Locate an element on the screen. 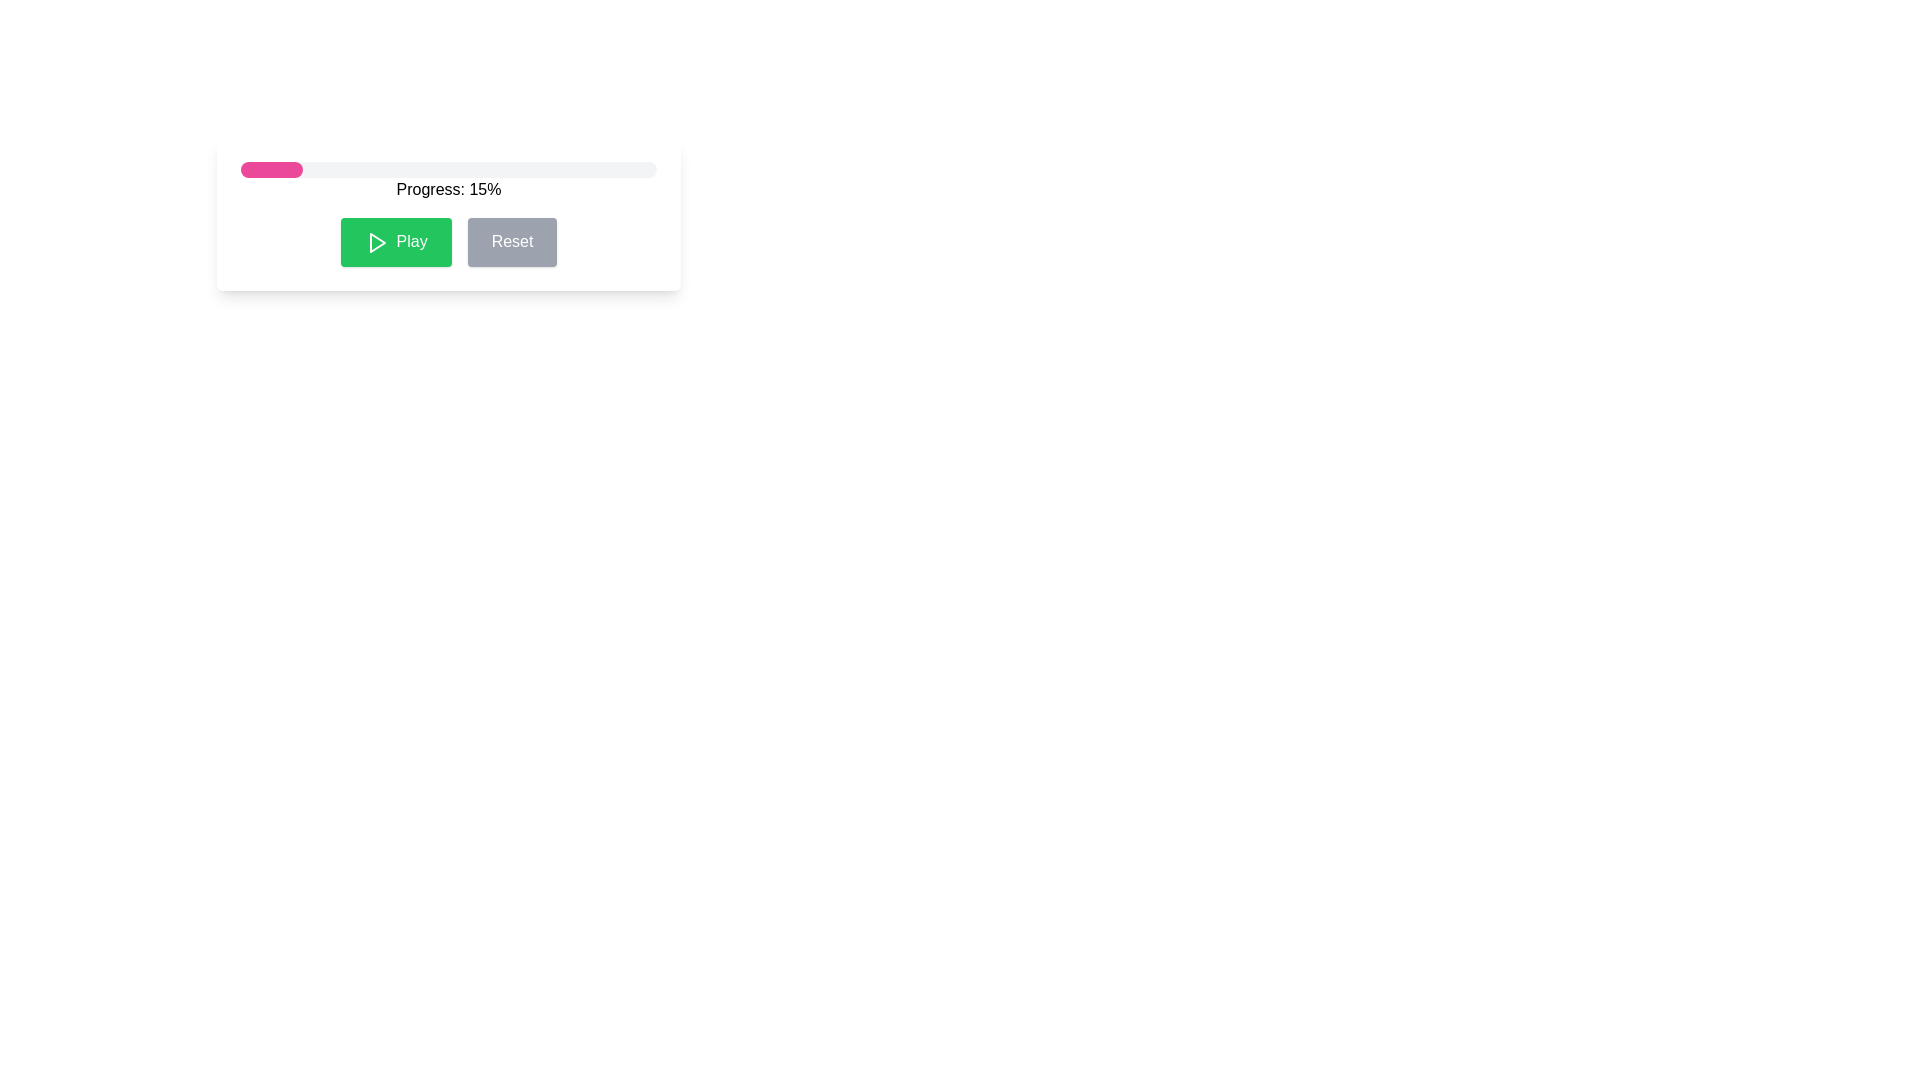  the 'Reset' button is located at coordinates (512, 241).